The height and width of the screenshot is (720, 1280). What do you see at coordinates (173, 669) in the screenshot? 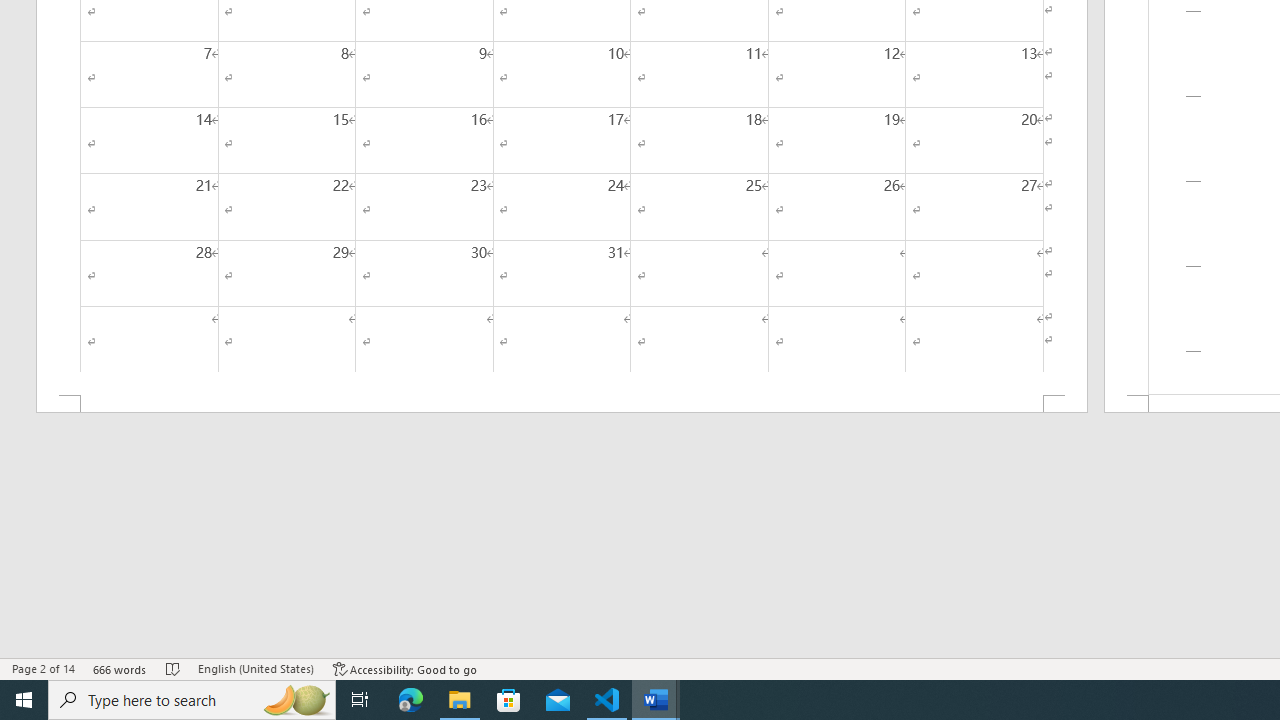
I see `'Spelling and Grammar Check No Errors'` at bounding box center [173, 669].